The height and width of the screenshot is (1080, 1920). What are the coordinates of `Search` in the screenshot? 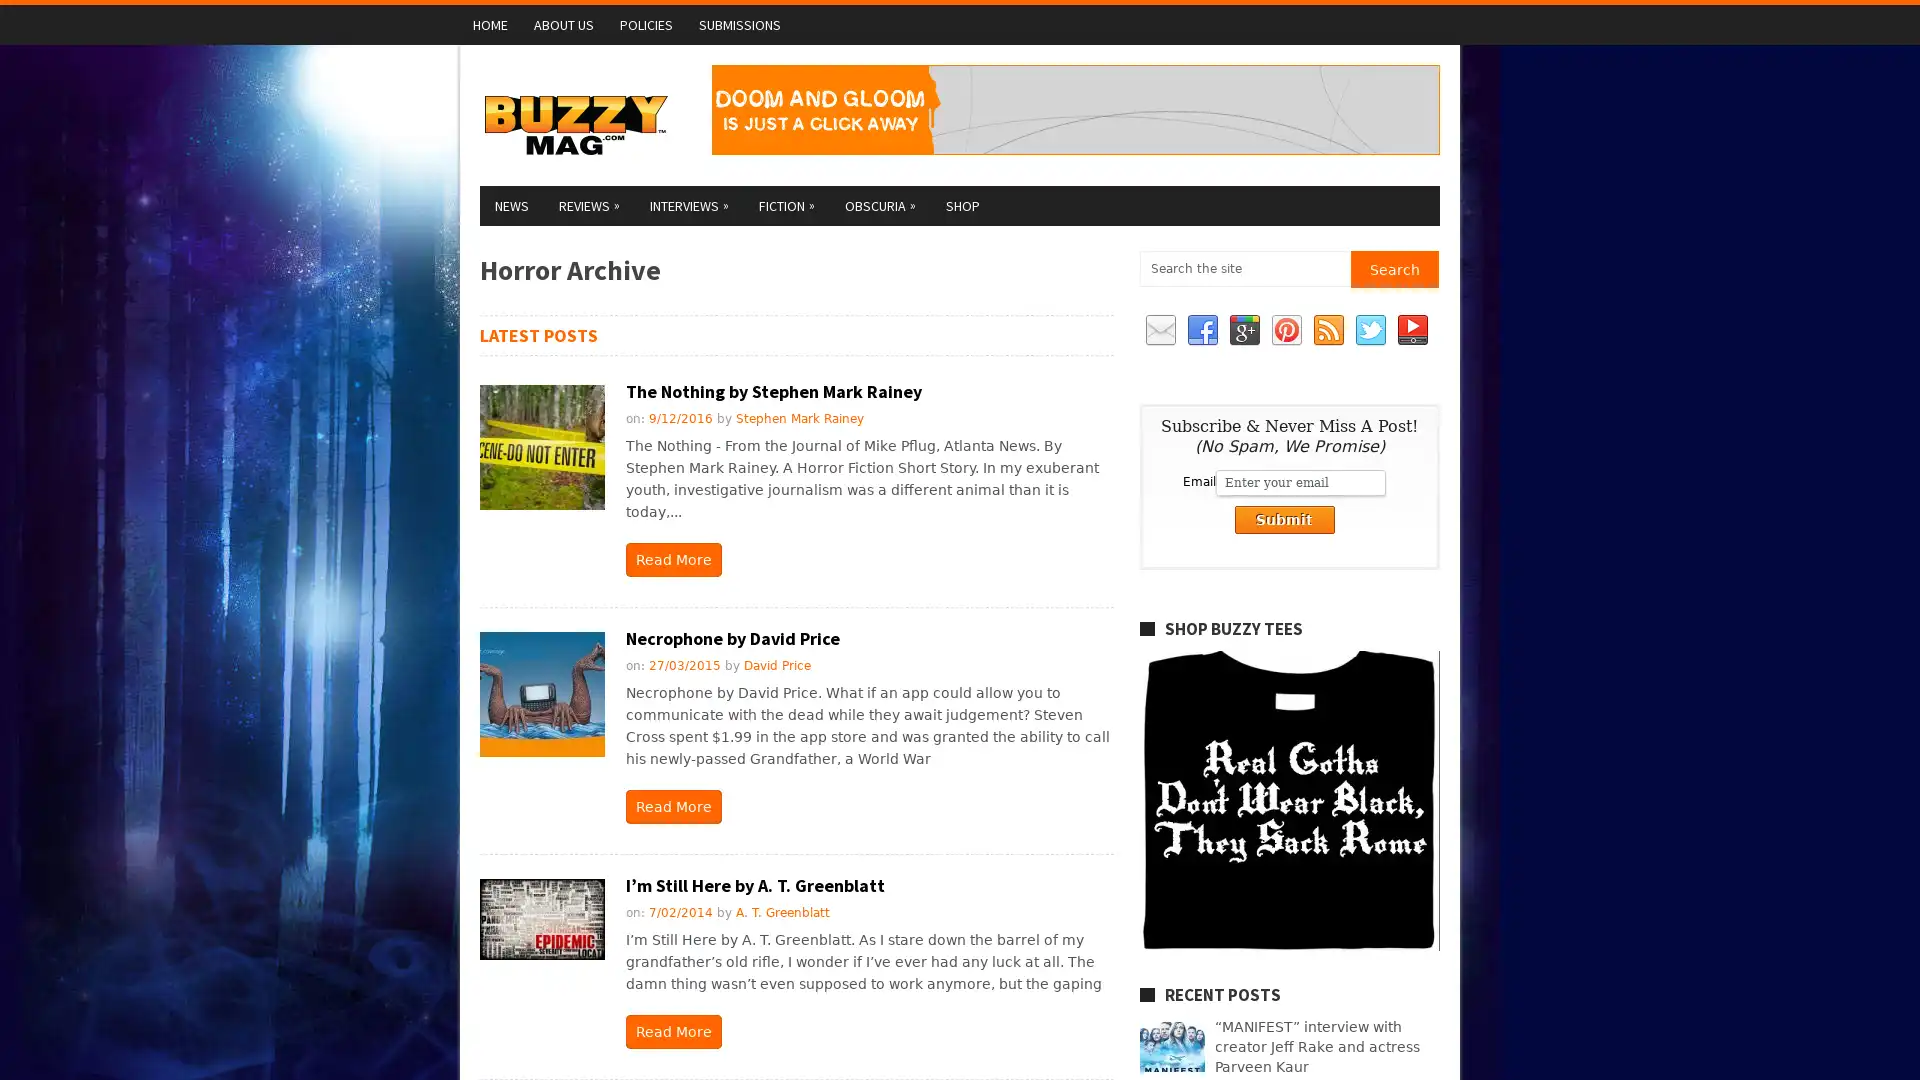 It's located at (1393, 268).